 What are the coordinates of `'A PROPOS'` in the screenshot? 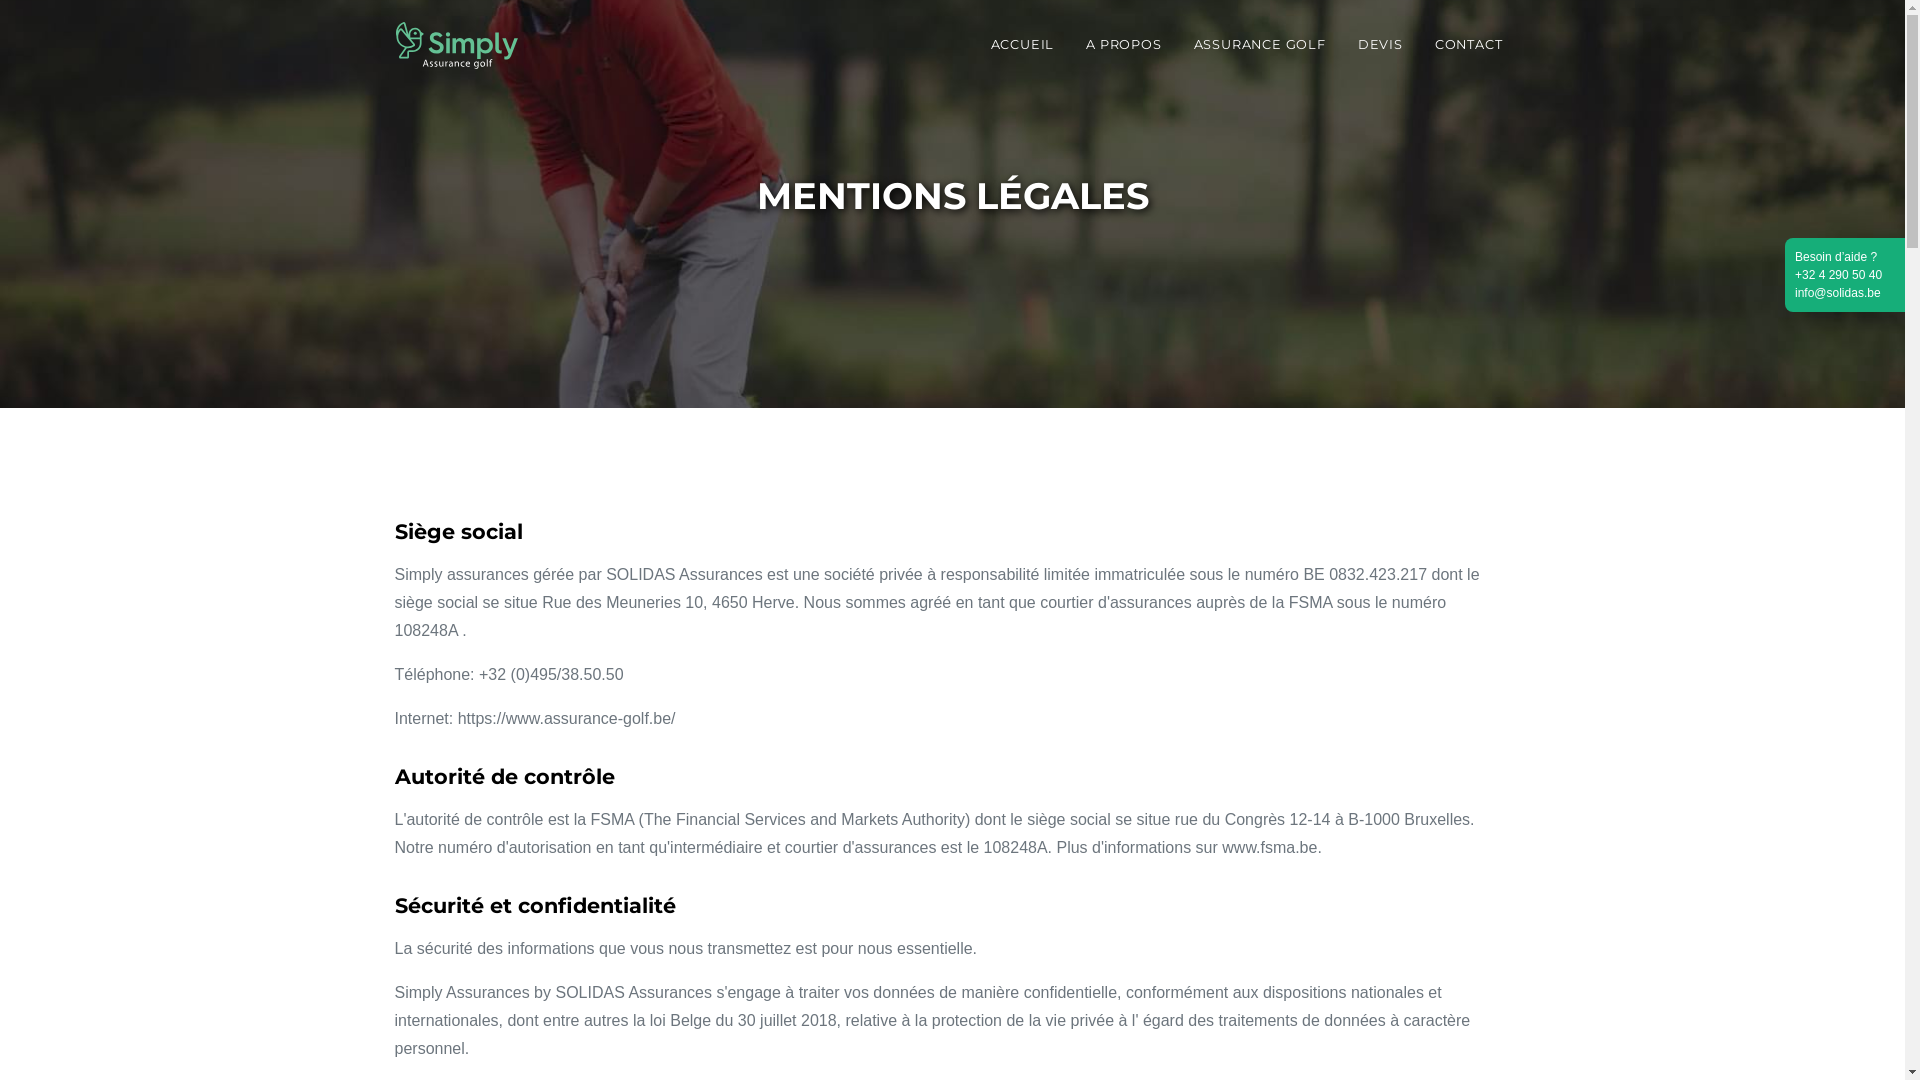 It's located at (1123, 44).